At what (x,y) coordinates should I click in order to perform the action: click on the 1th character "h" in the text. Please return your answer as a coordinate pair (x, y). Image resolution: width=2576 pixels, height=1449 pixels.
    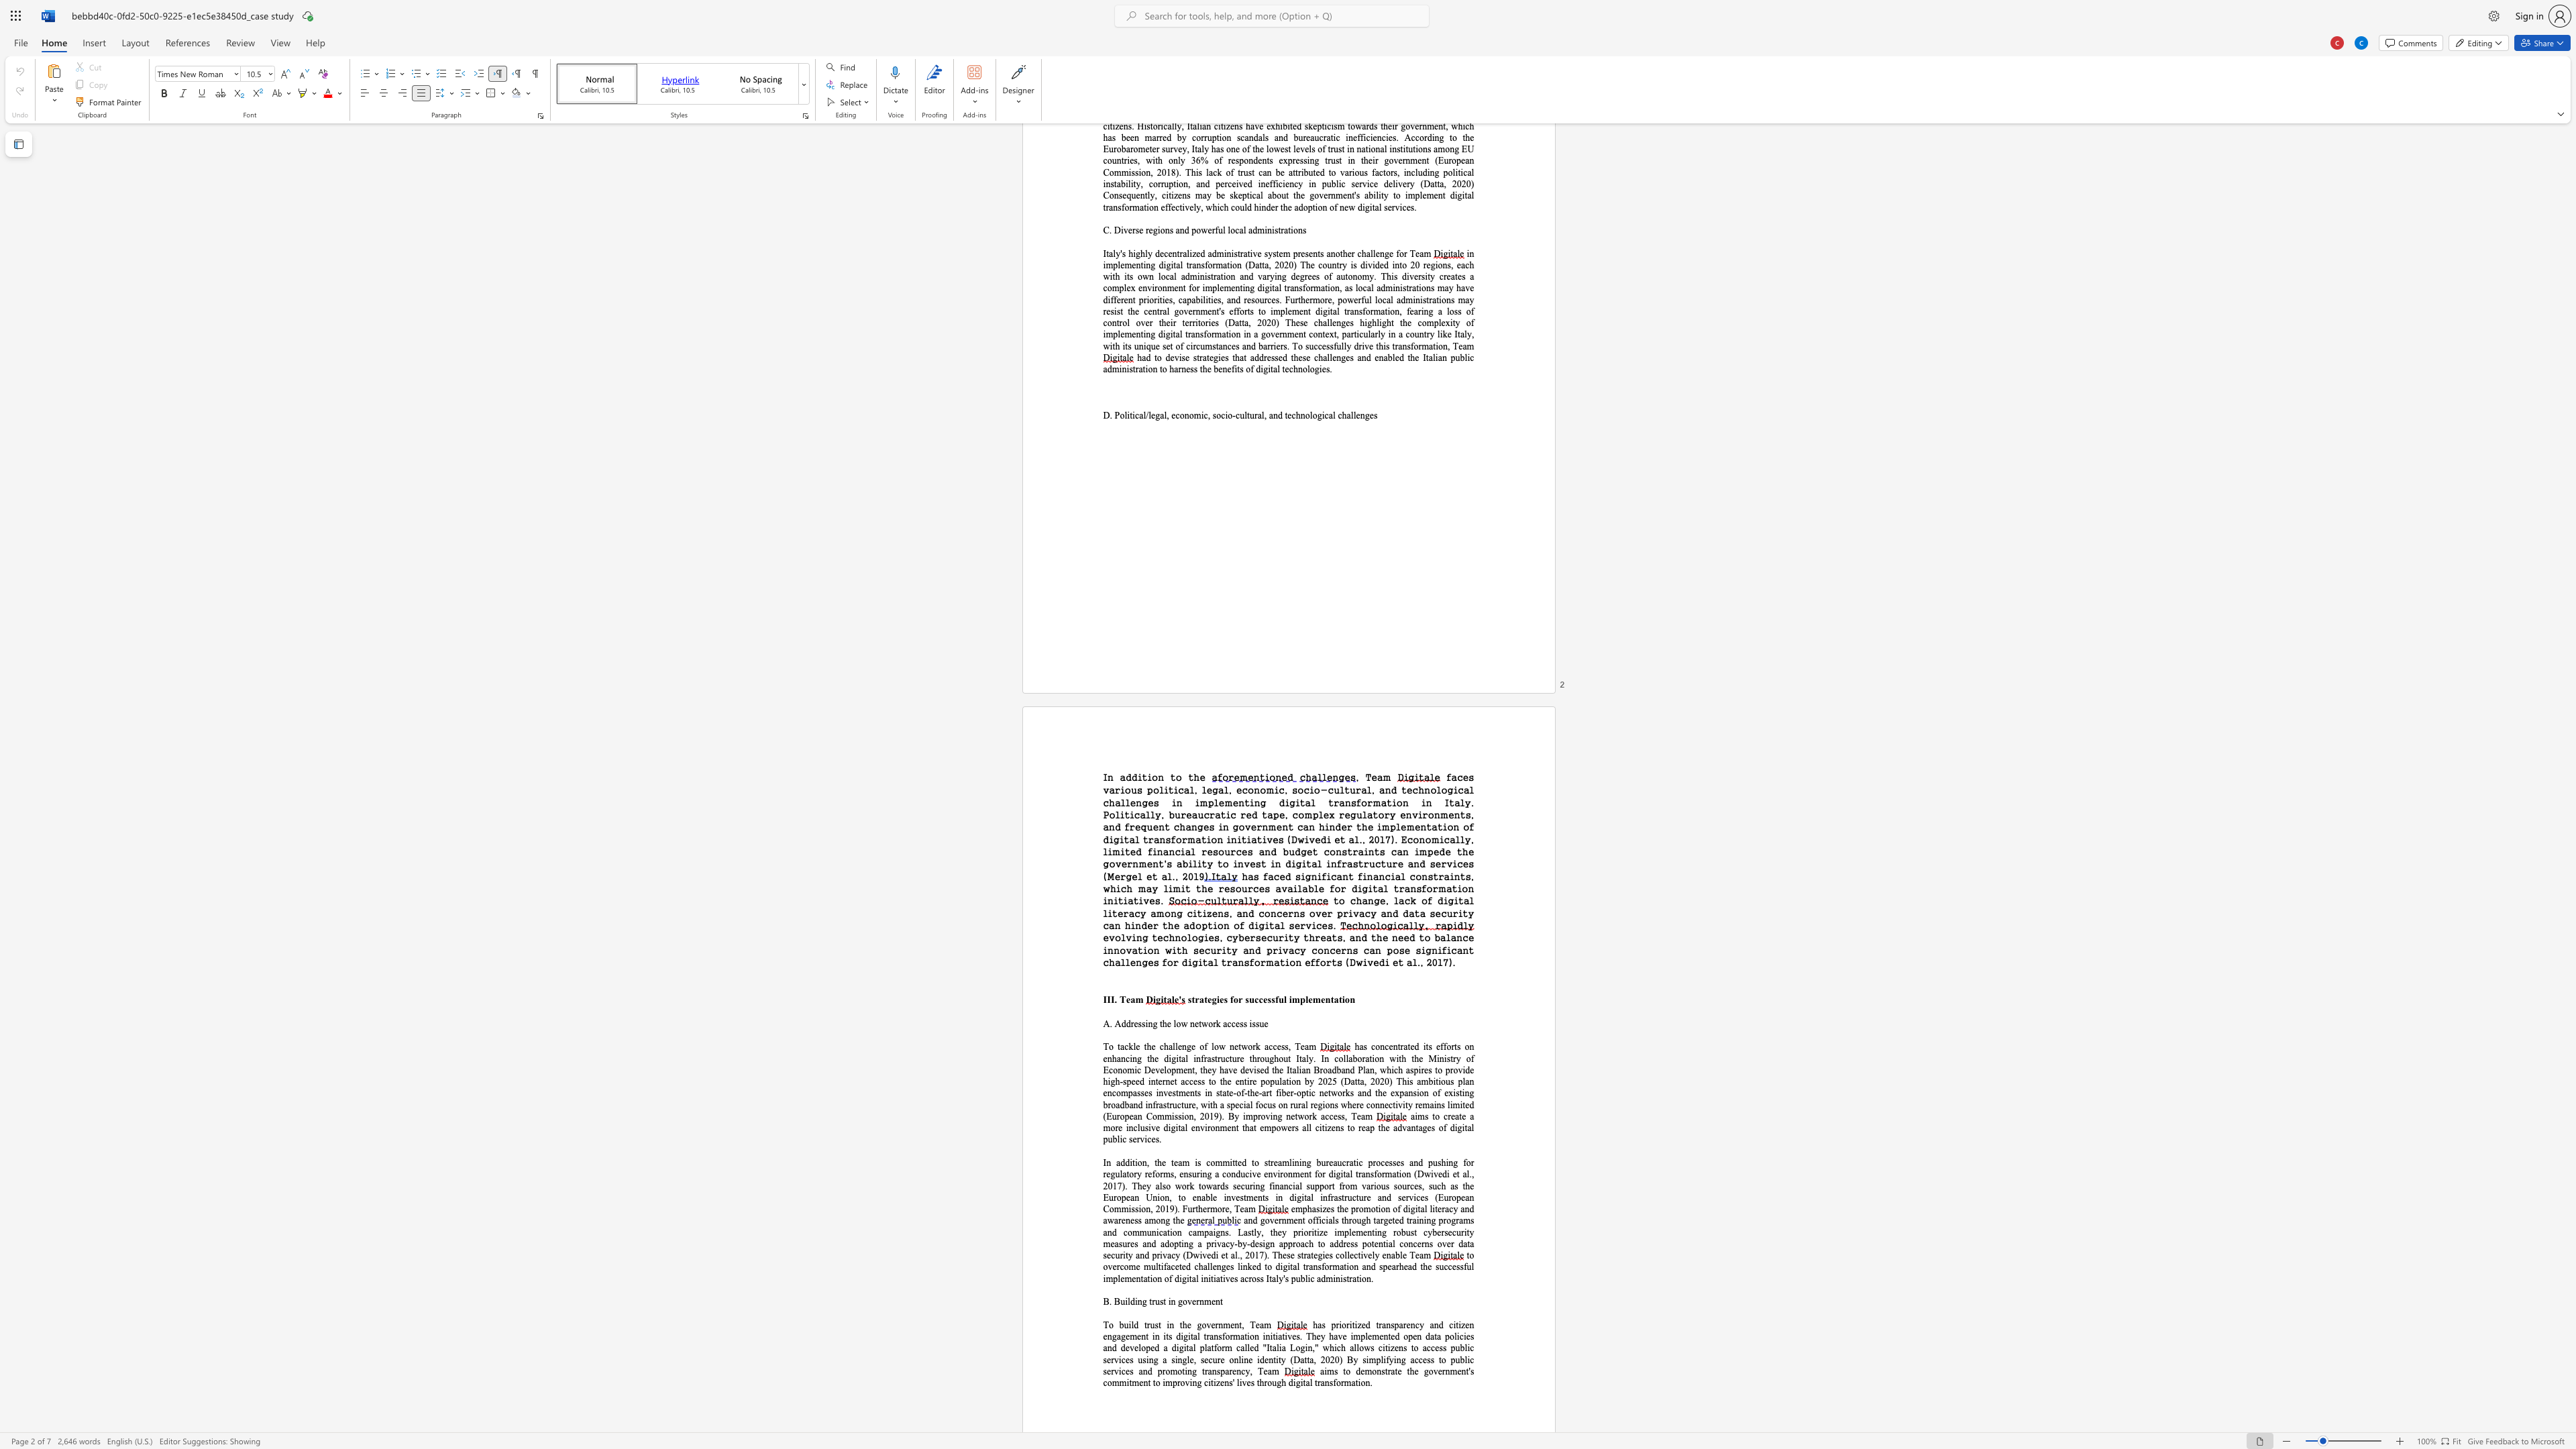
    Looking at the image, I should click on (1196, 776).